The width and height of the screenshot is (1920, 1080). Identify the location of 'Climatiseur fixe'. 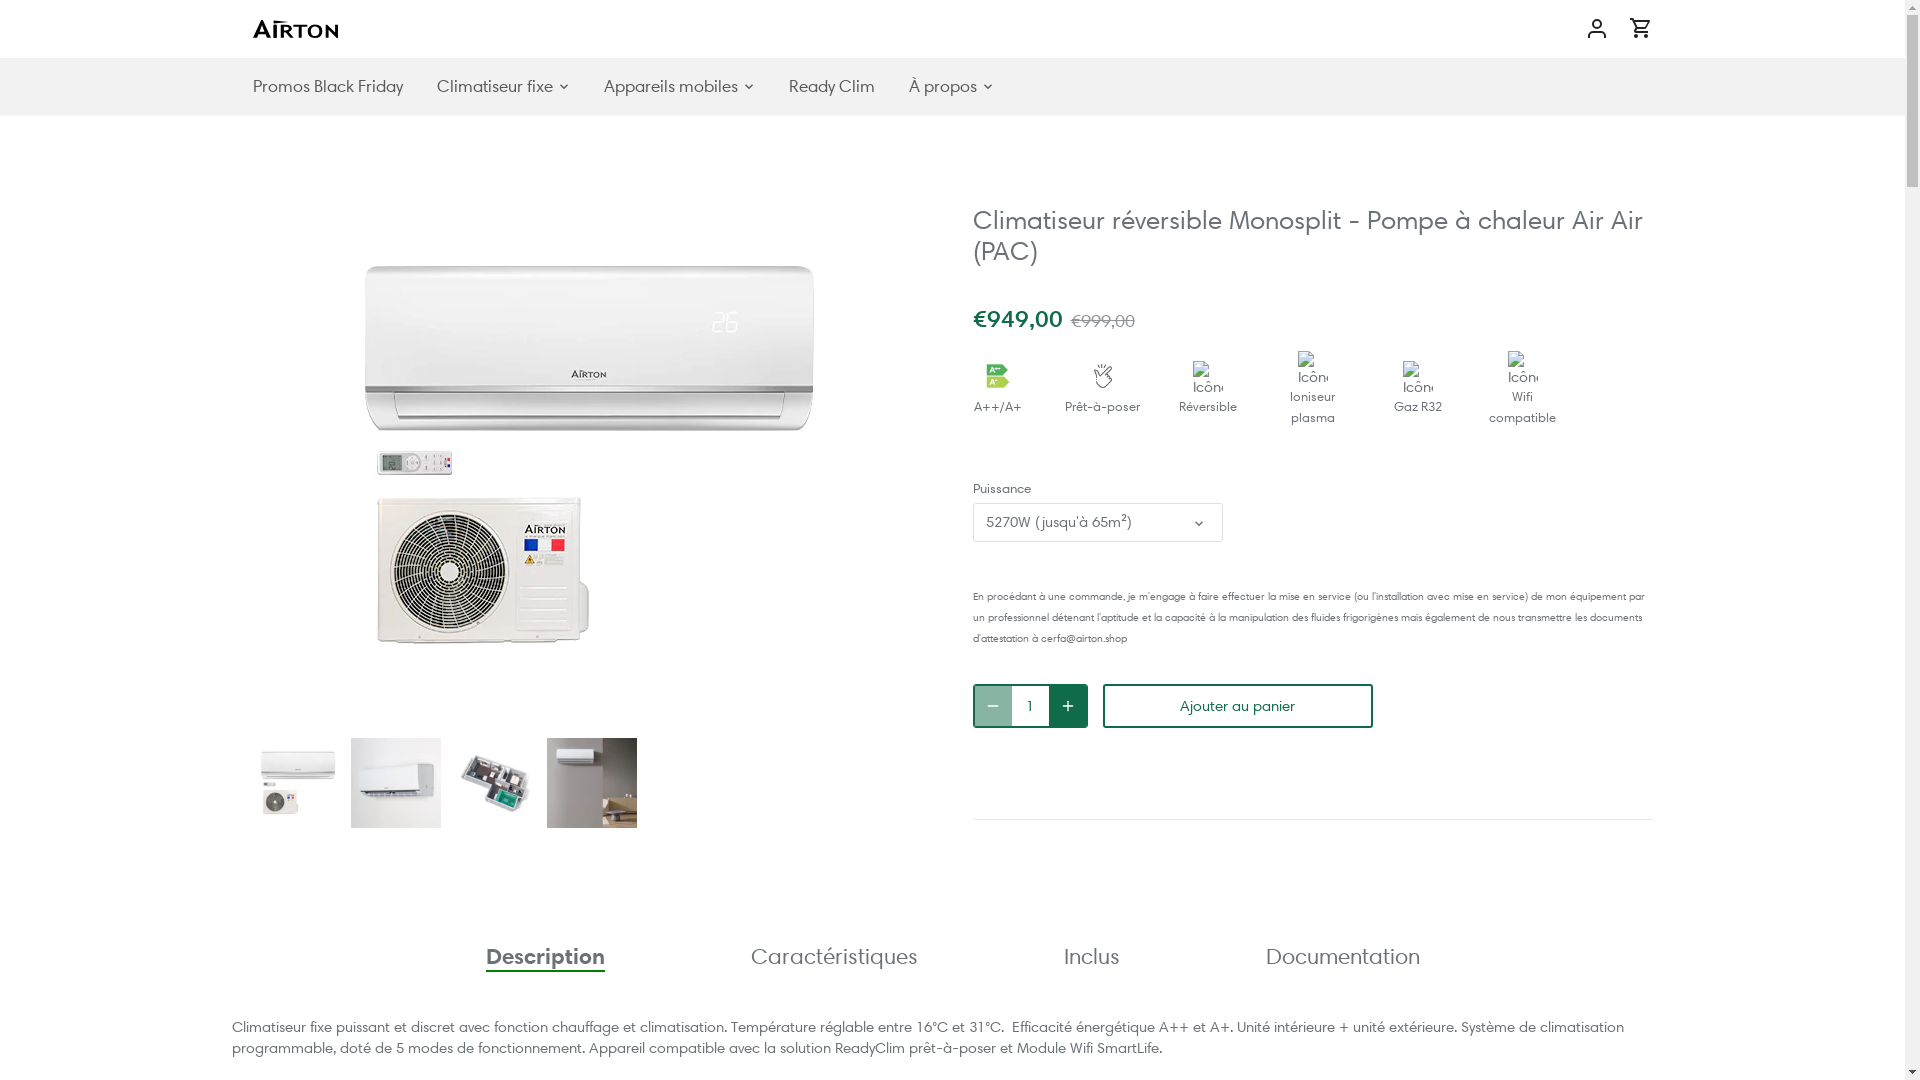
(494, 84).